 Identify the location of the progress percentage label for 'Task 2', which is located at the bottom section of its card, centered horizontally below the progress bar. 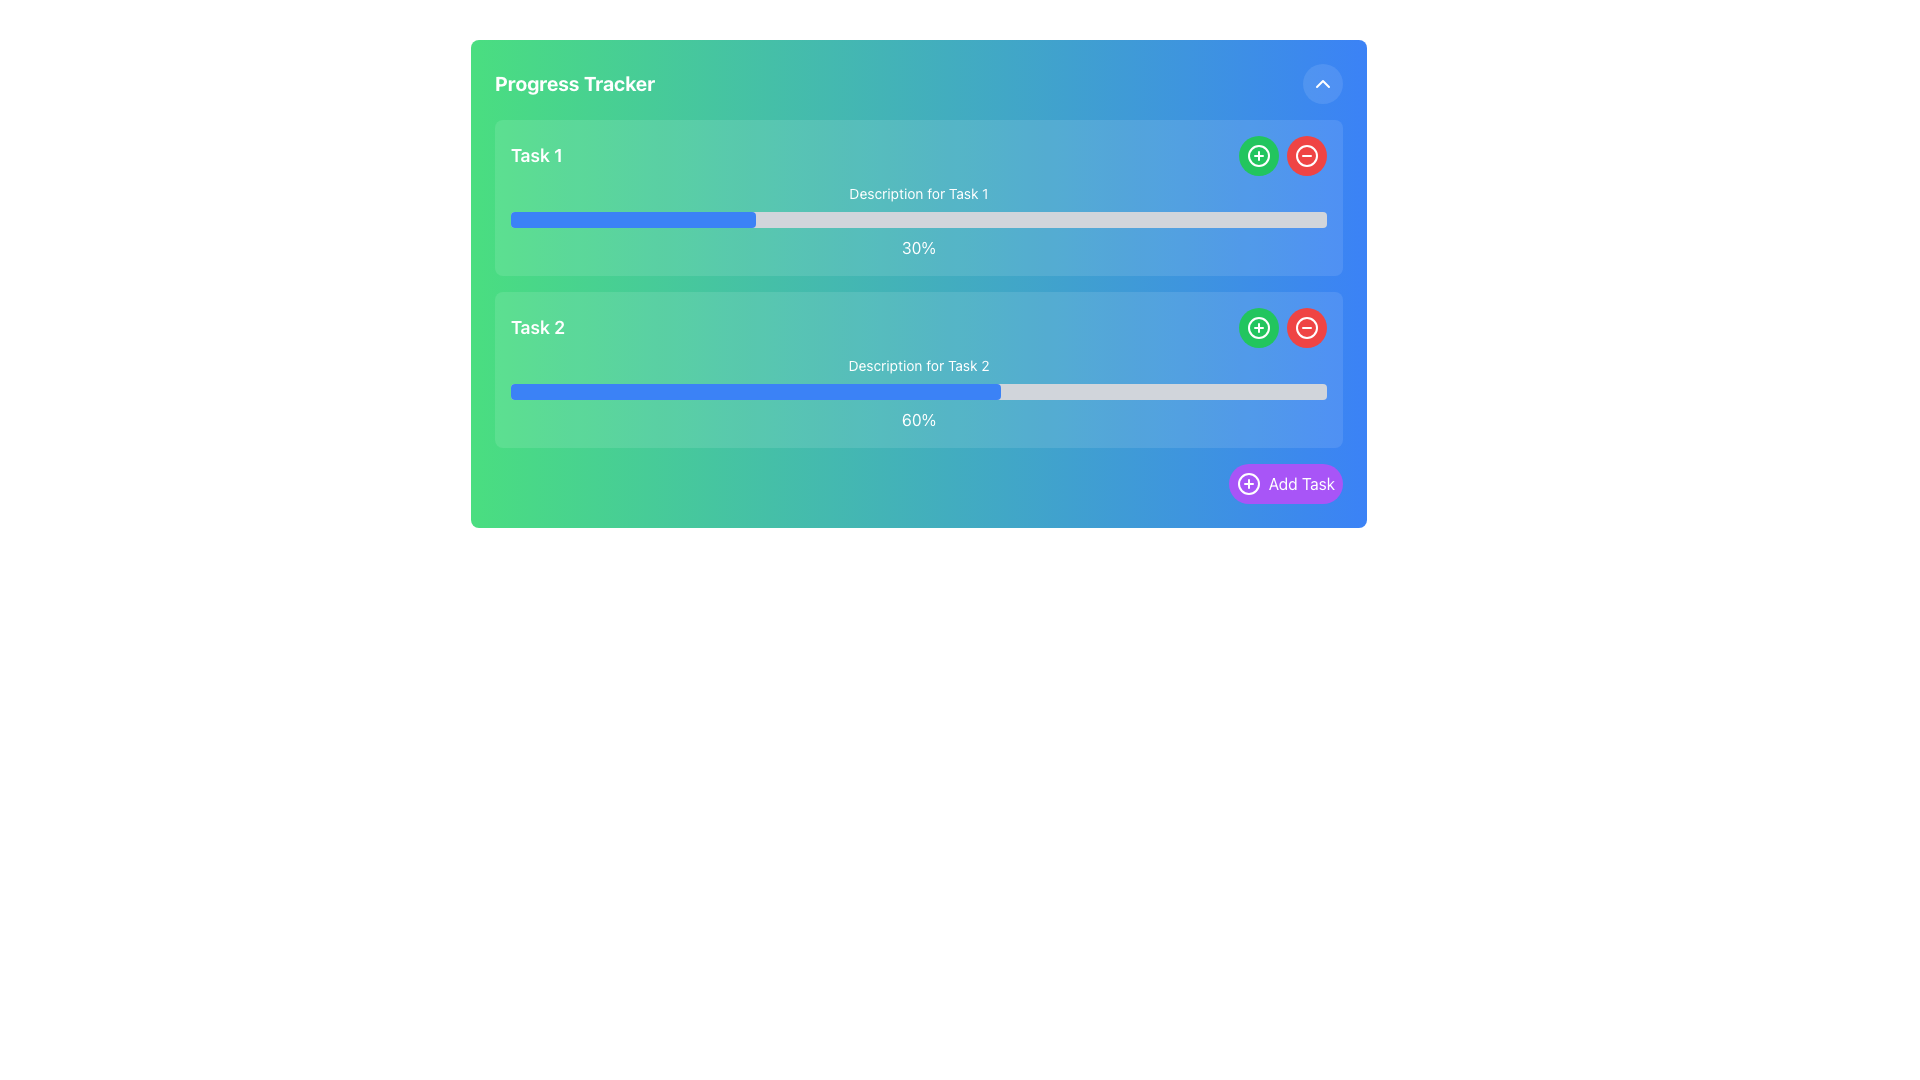
(917, 419).